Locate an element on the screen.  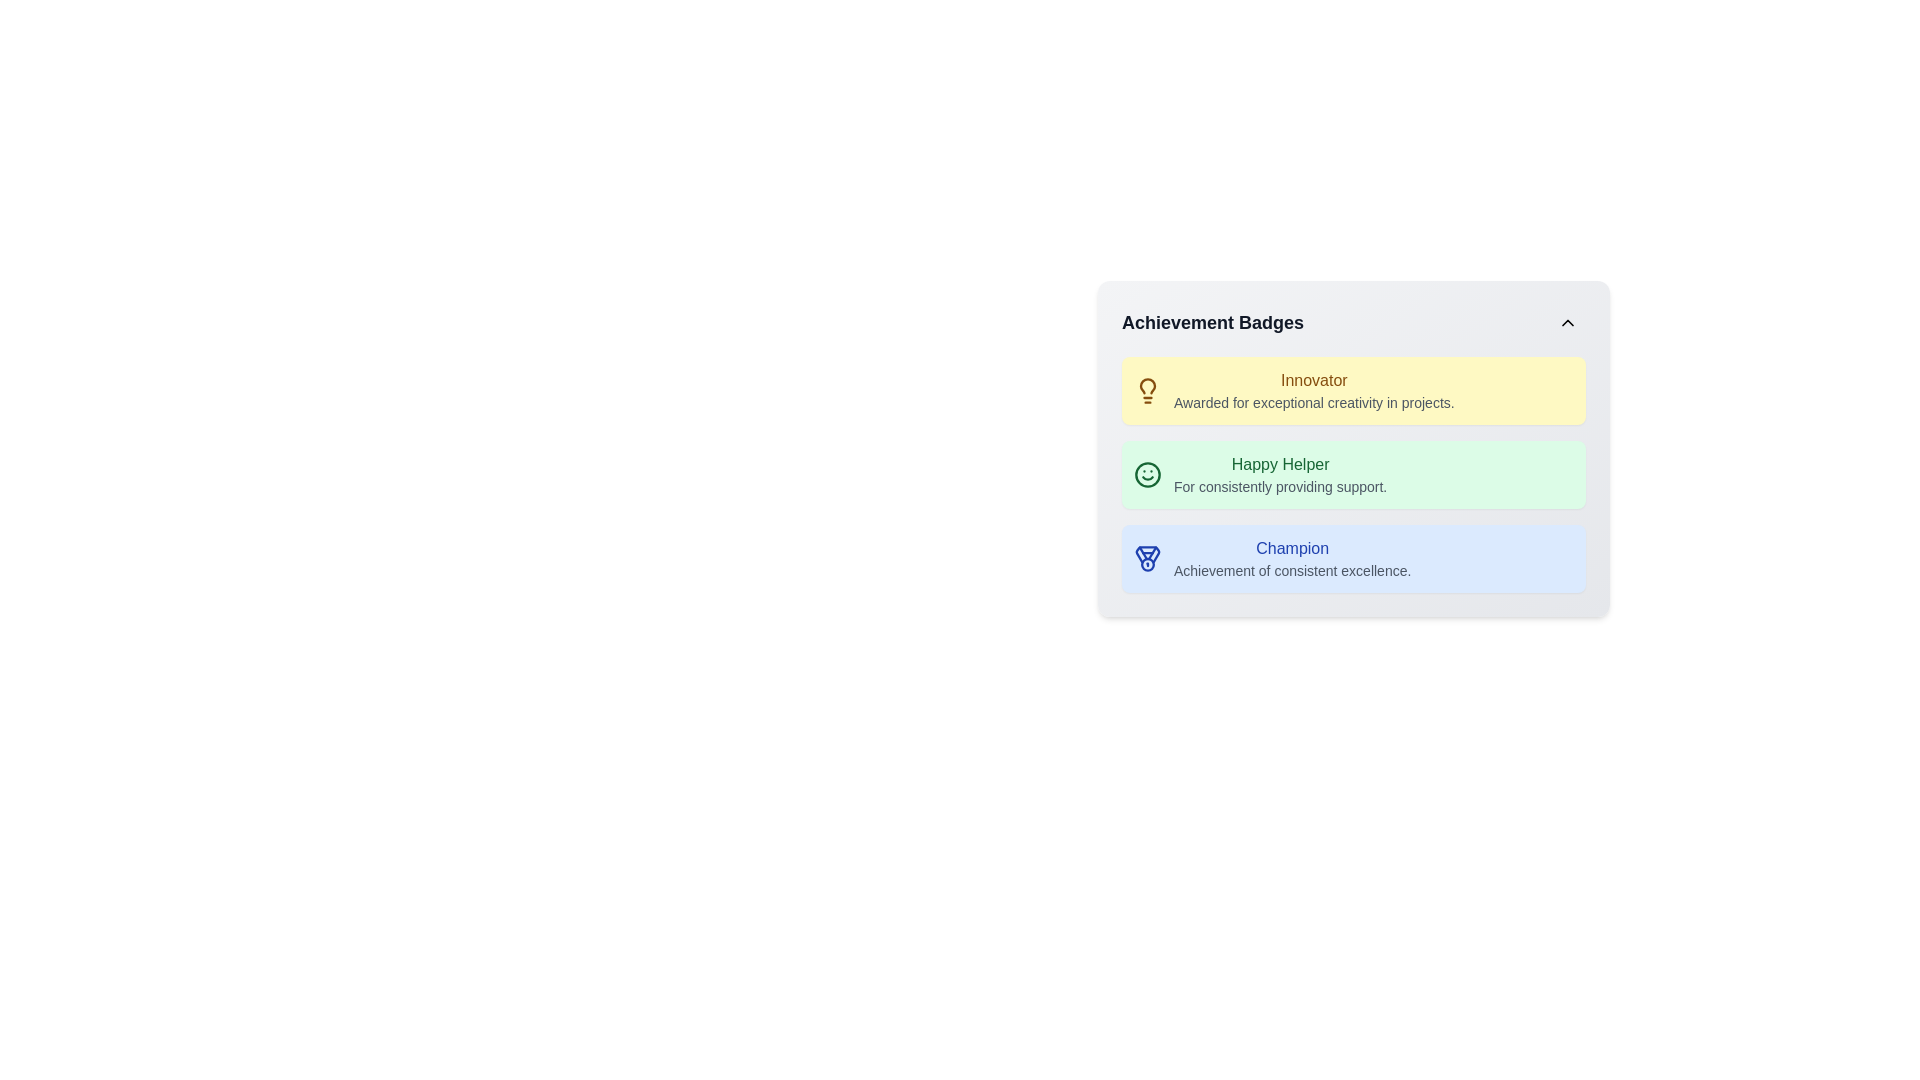
descriptive text element that says 'Awarded for exceptional creativity in projects.' located below the title 'Innovator' in the 'Achievement Badges' panel is located at coordinates (1314, 402).